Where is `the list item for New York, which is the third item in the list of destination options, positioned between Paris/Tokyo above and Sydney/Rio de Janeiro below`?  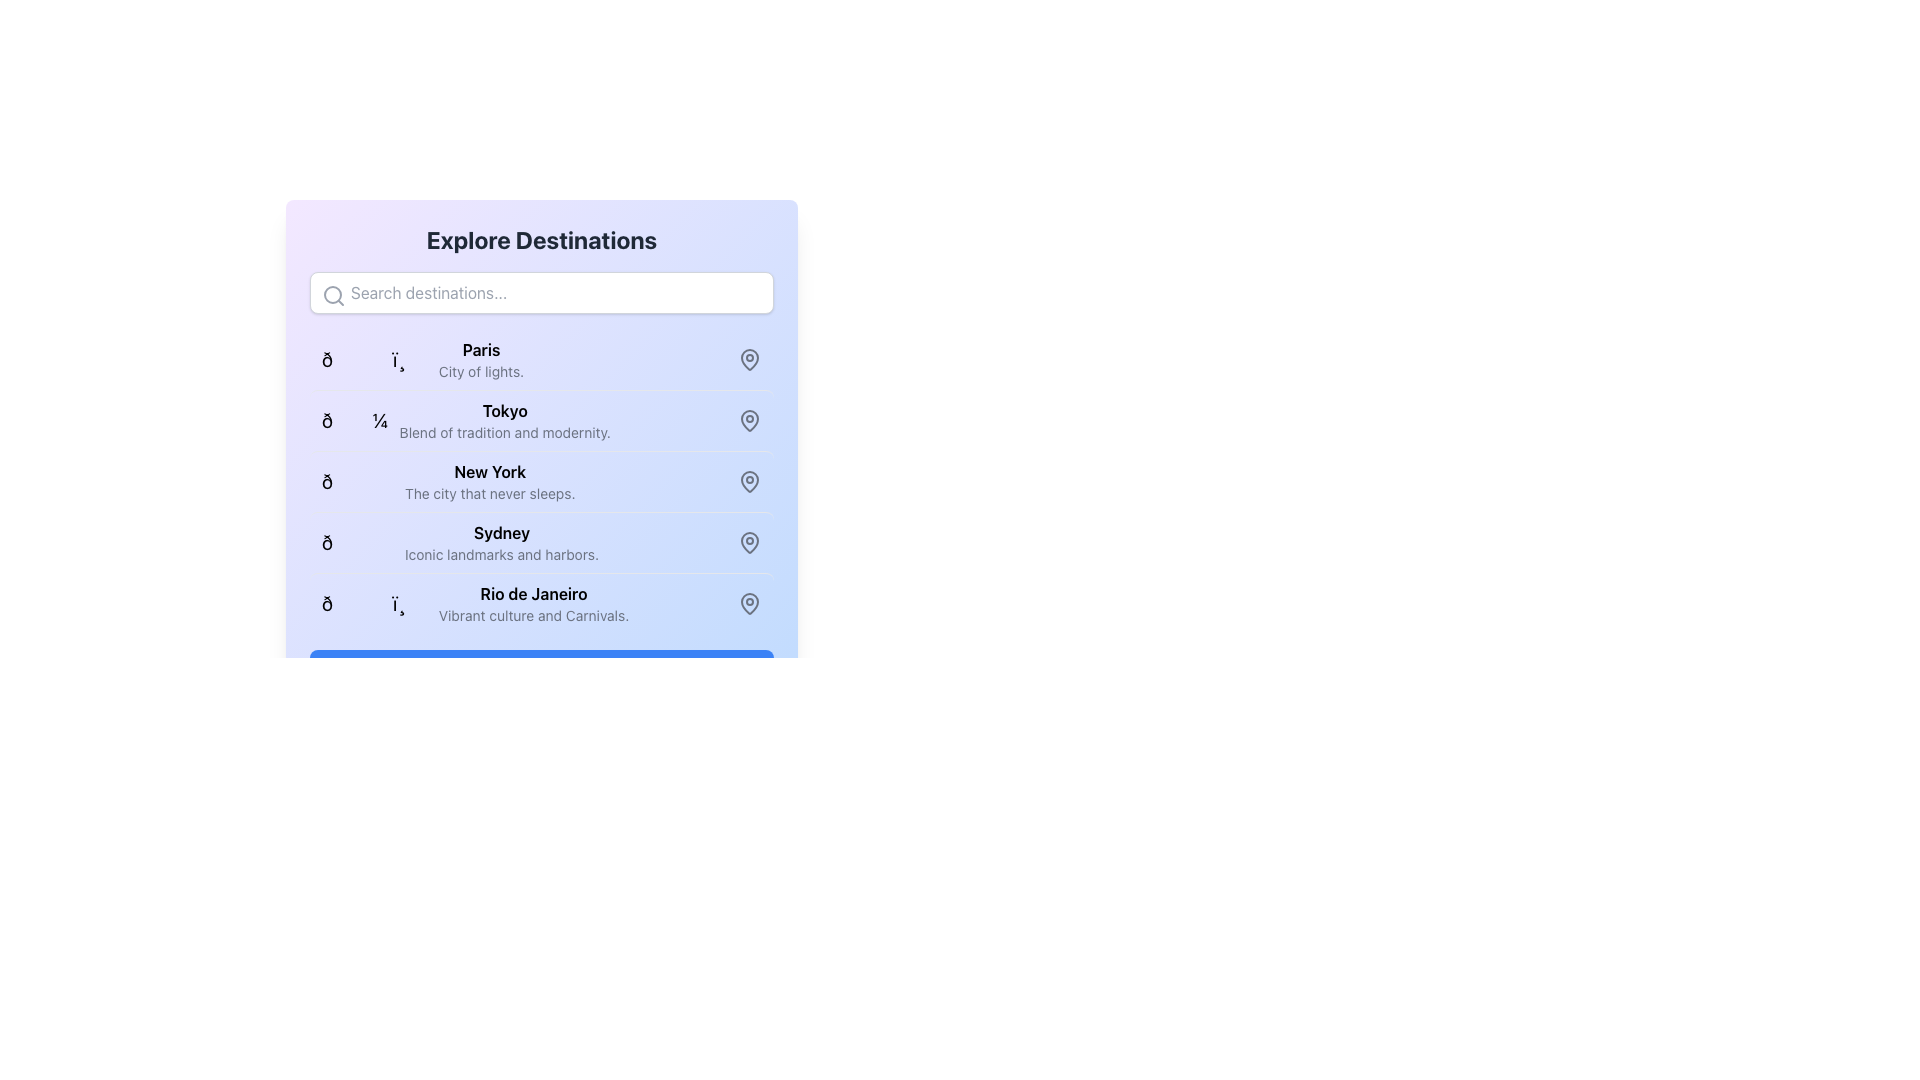
the list item for New York, which is the third item in the list of destination options, positioned between Paris/Tokyo above and Sydney/Rio de Janeiro below is located at coordinates (542, 481).